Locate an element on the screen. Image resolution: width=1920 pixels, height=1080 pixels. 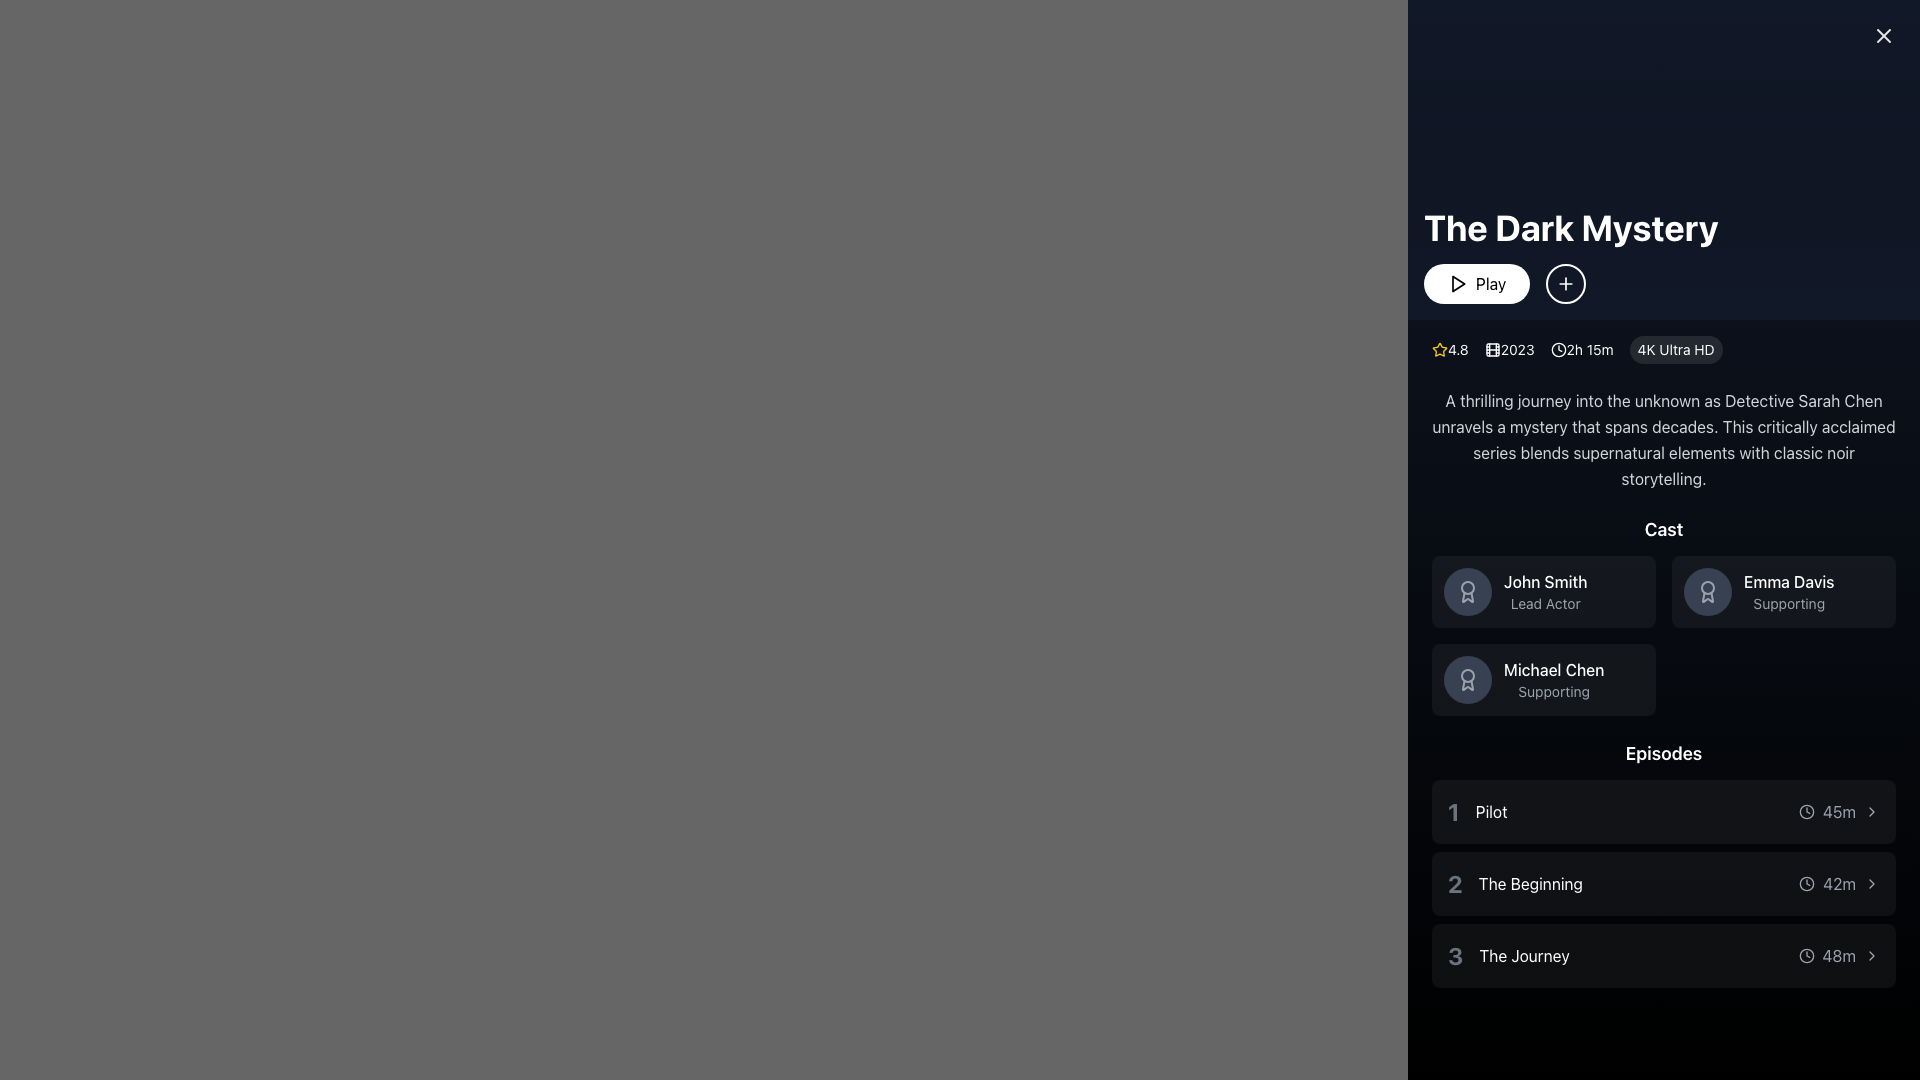
the text label for the episode title located in the 'Episodes' section, which is positioned is located at coordinates (1529, 882).